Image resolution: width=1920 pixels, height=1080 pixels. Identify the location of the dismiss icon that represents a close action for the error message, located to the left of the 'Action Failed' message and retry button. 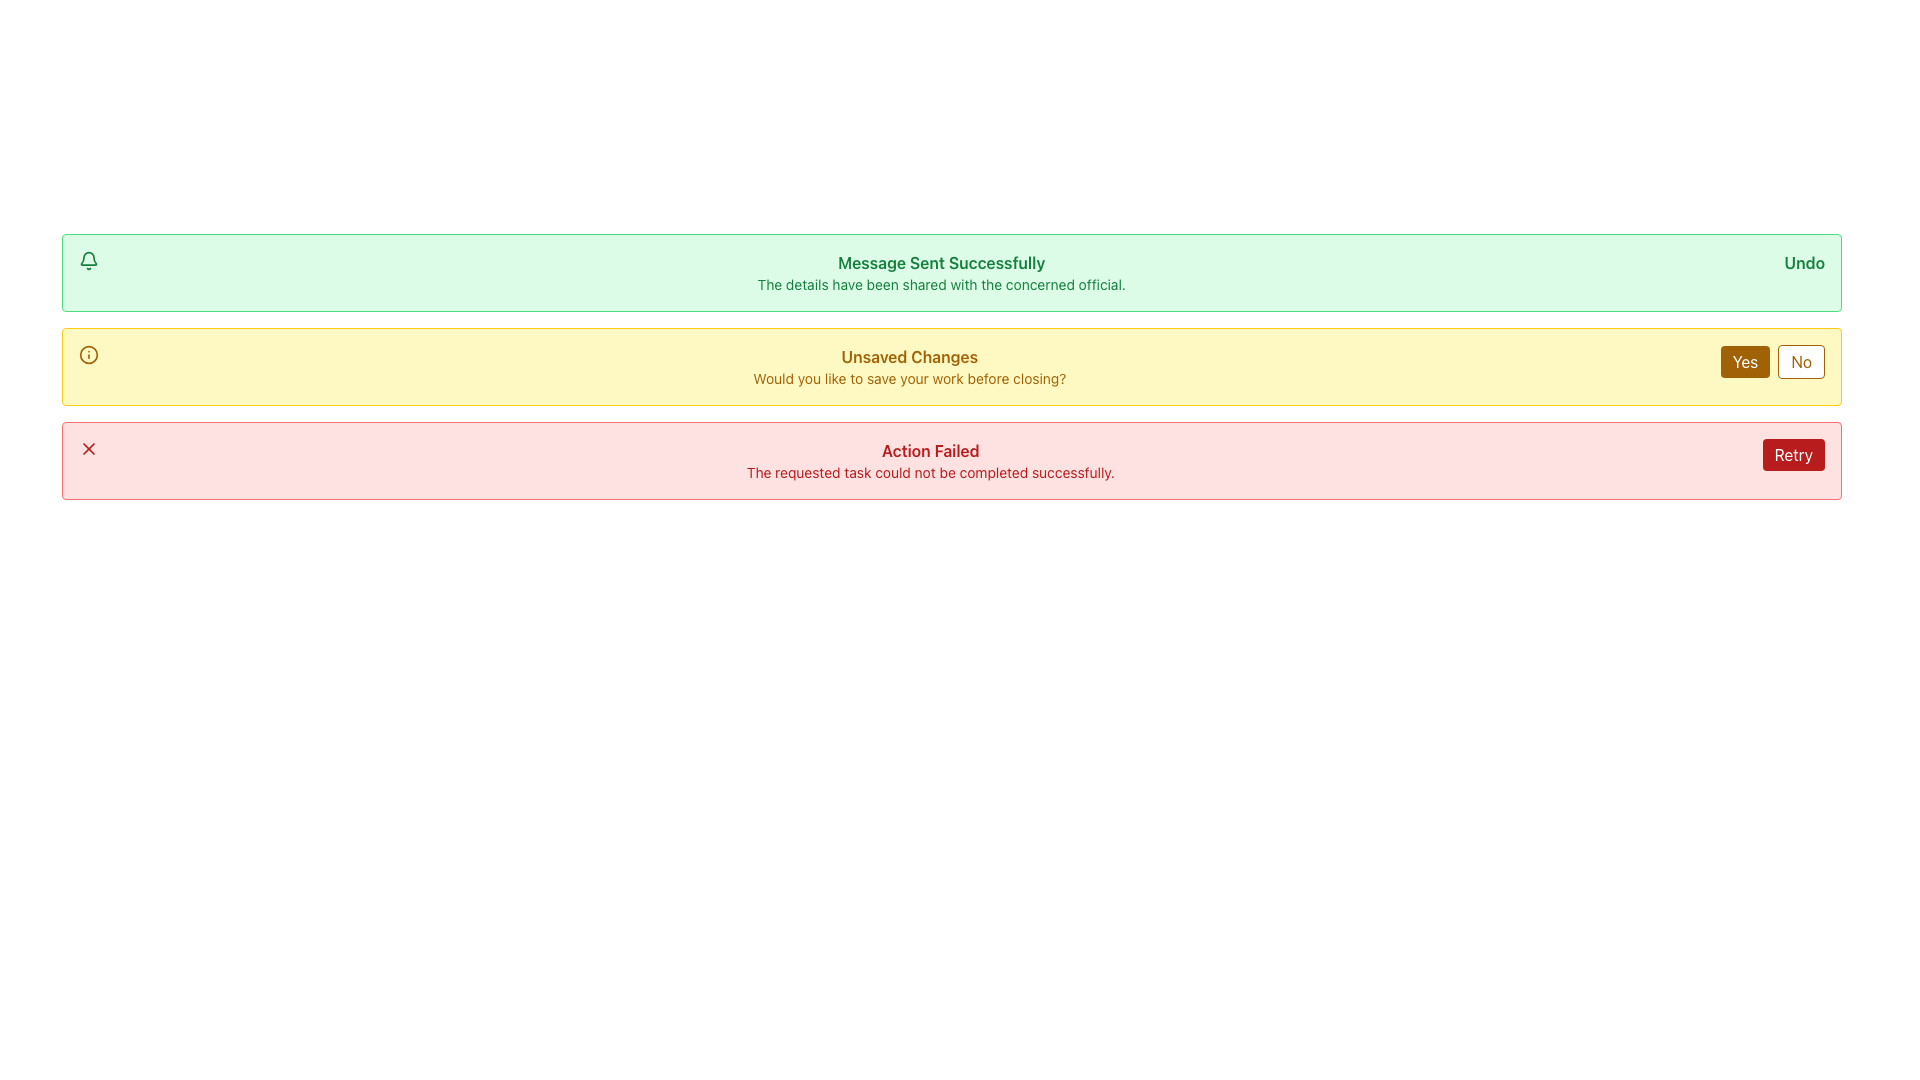
(88, 447).